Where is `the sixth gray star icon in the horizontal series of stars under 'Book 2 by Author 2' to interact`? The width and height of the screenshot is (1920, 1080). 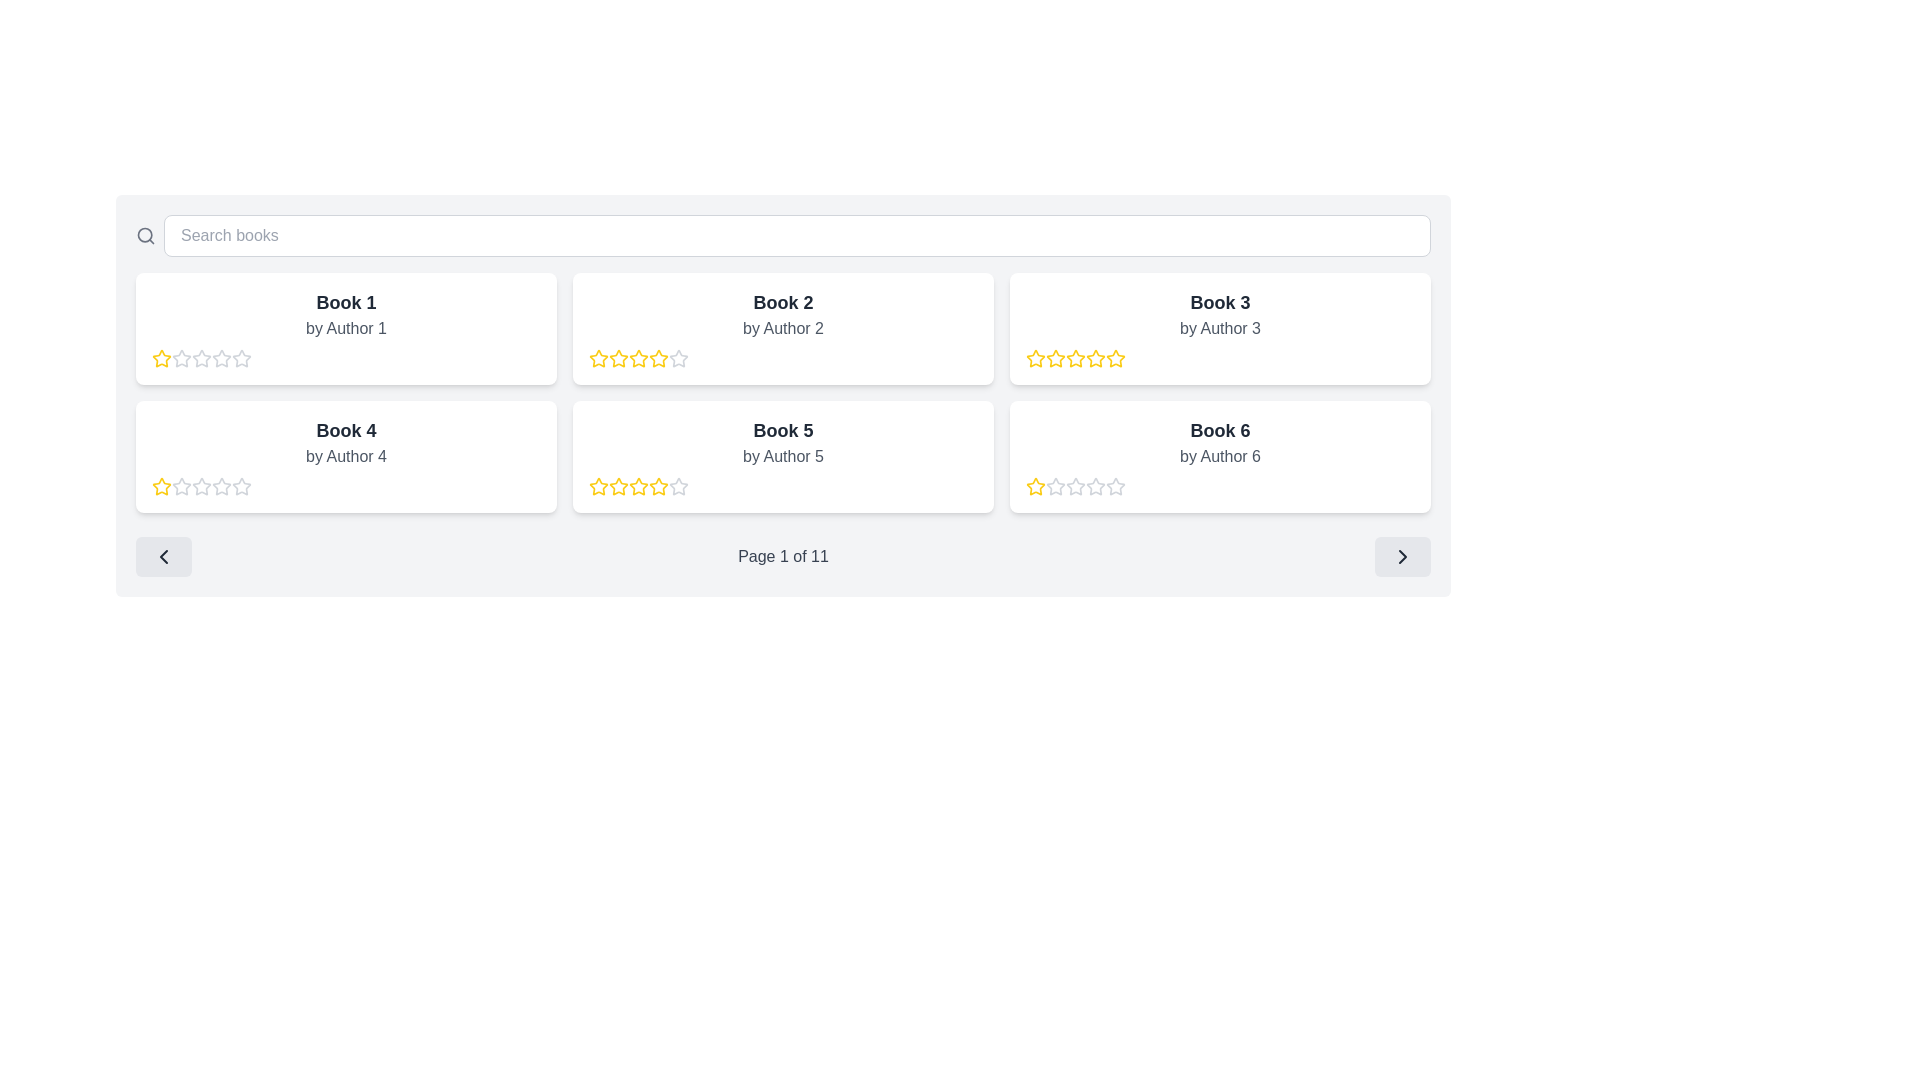
the sixth gray star icon in the horizontal series of stars under 'Book 2 by Author 2' to interact is located at coordinates (678, 357).